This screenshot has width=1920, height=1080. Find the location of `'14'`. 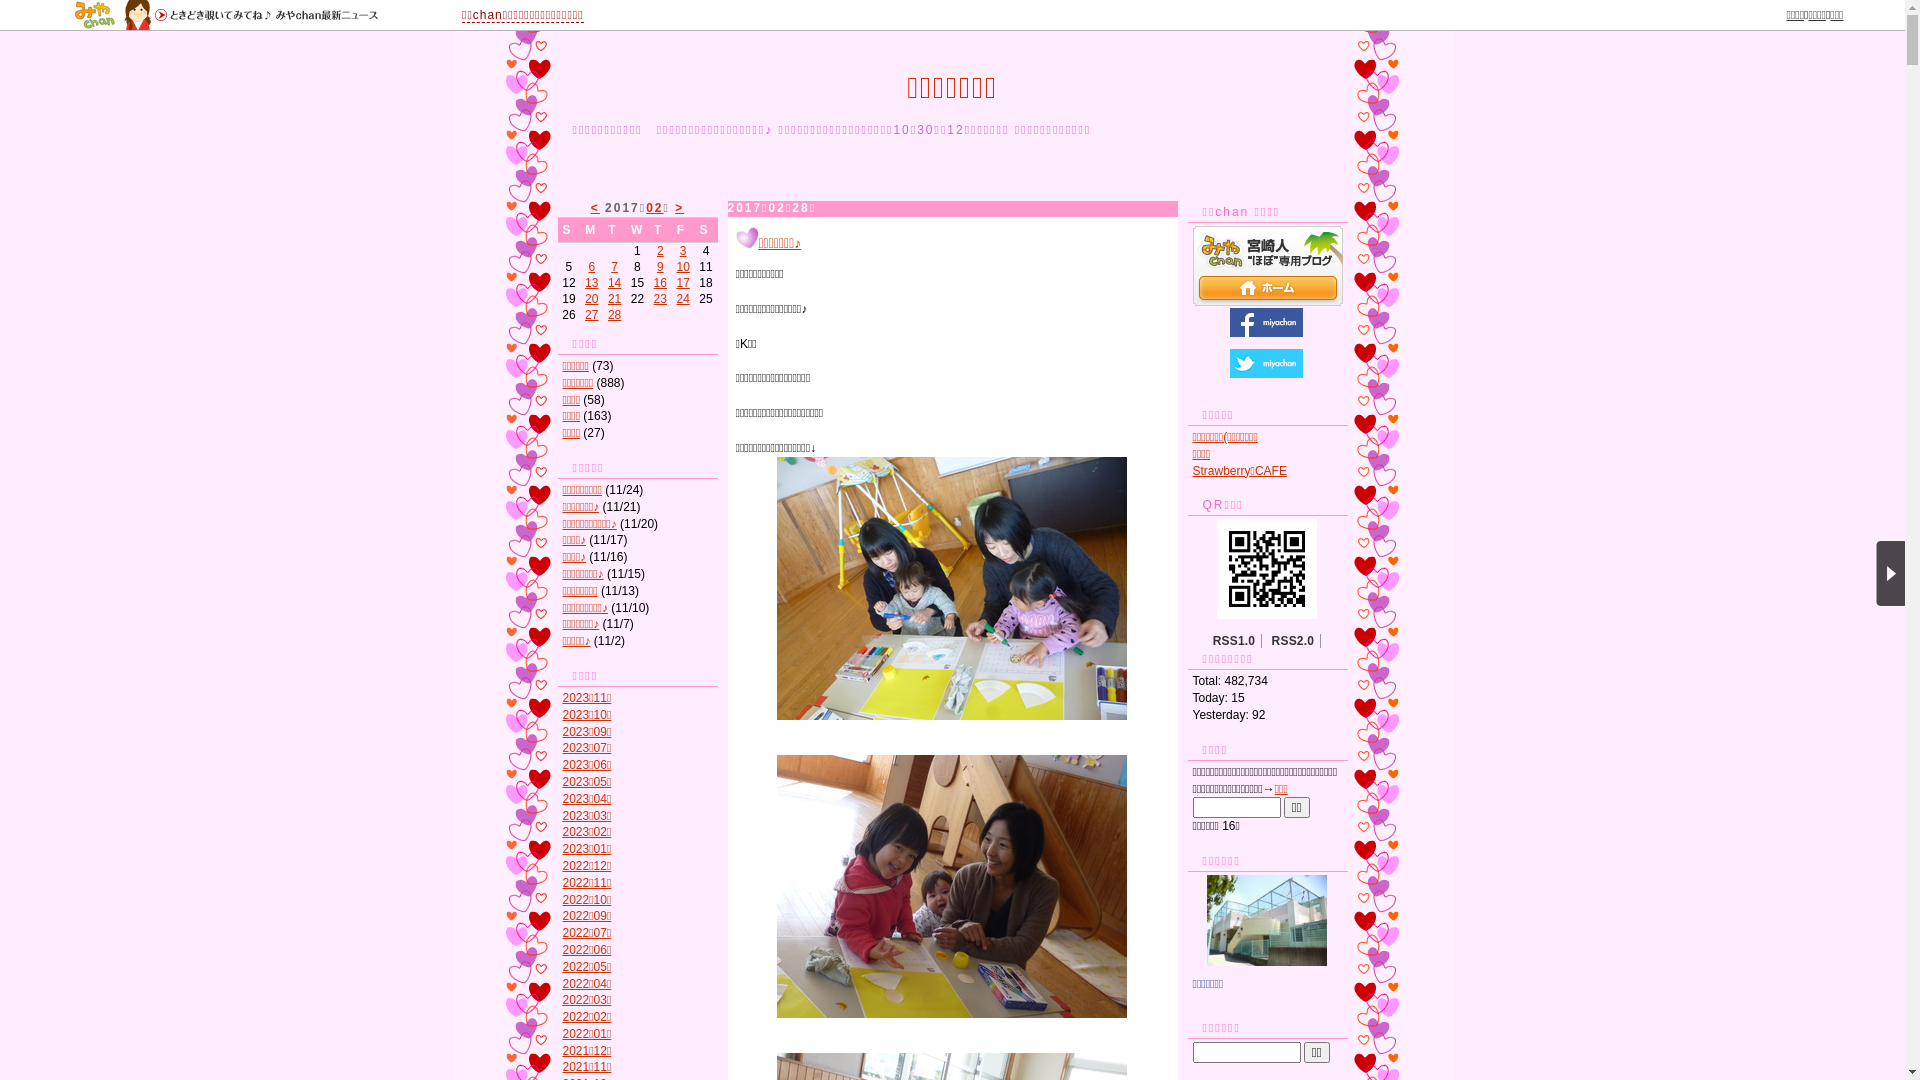

'14' is located at coordinates (613, 282).